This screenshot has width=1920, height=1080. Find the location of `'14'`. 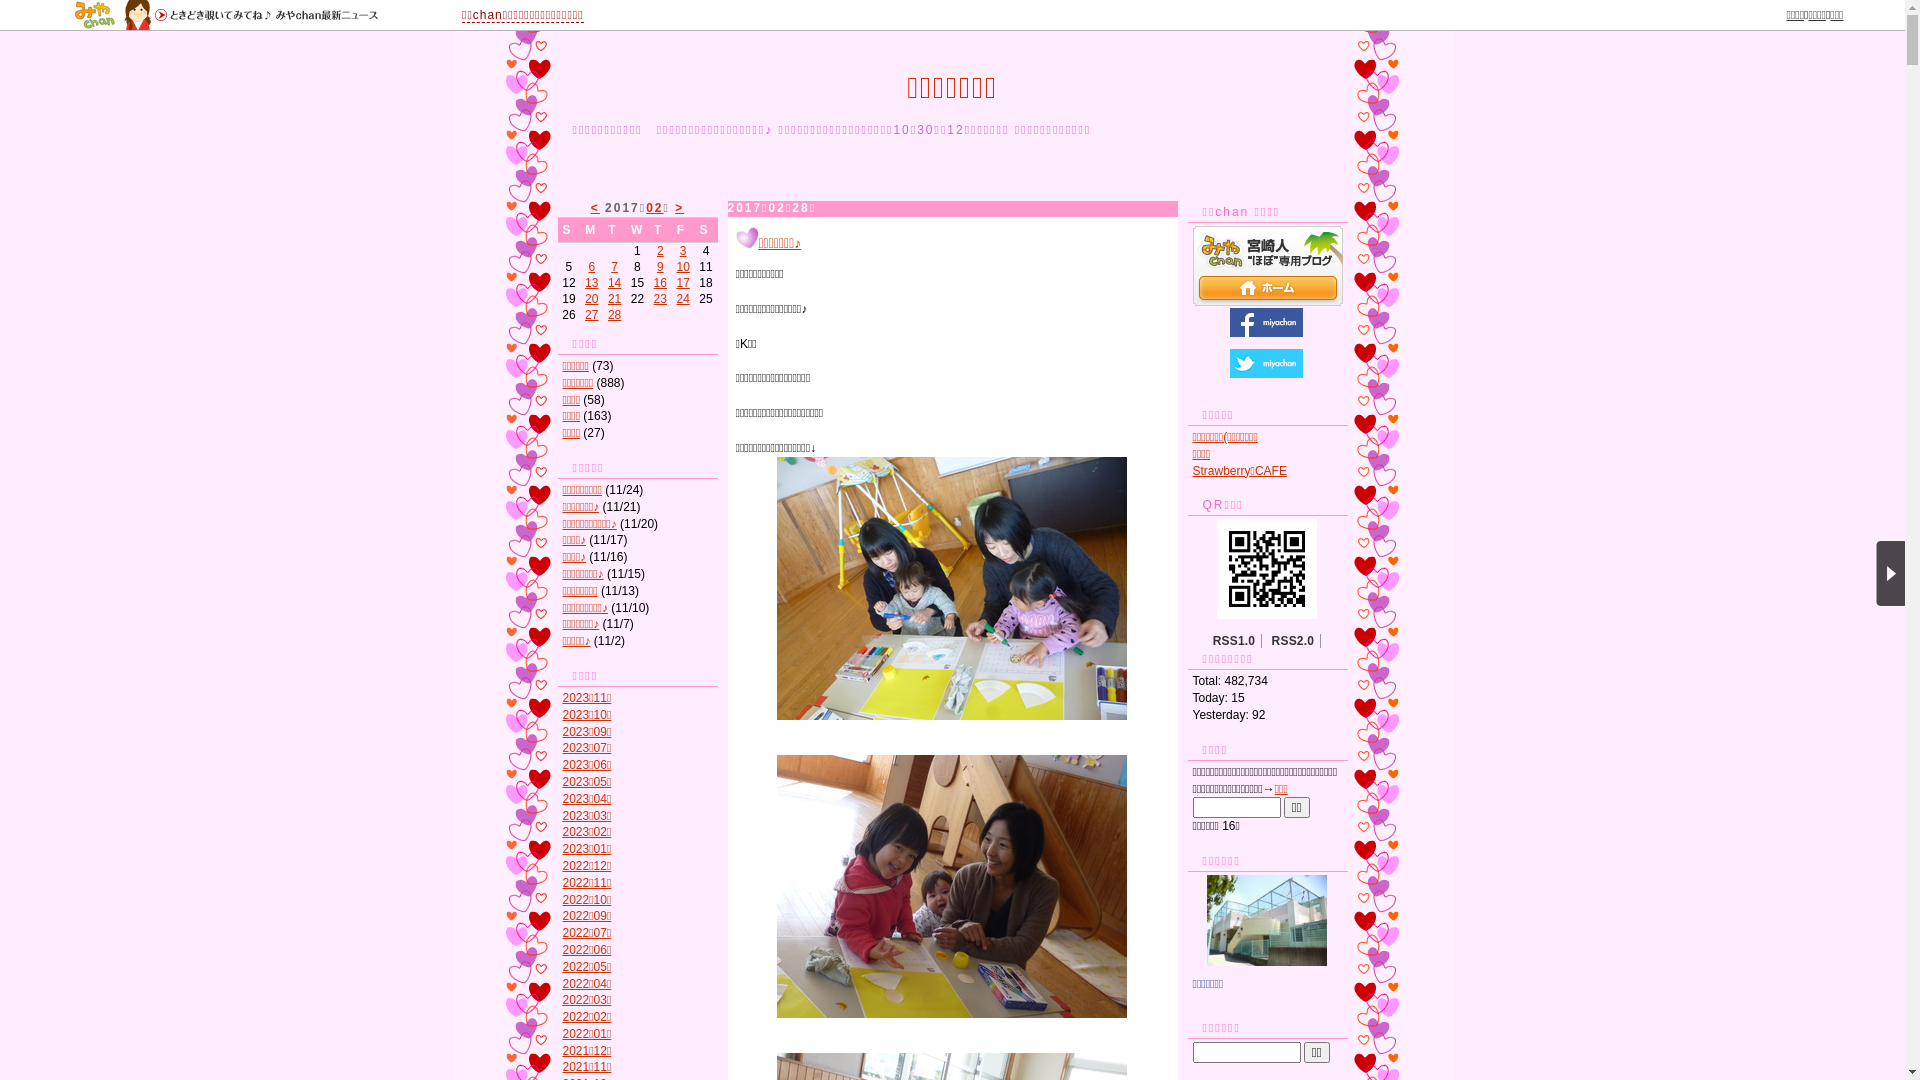

'14' is located at coordinates (613, 282).